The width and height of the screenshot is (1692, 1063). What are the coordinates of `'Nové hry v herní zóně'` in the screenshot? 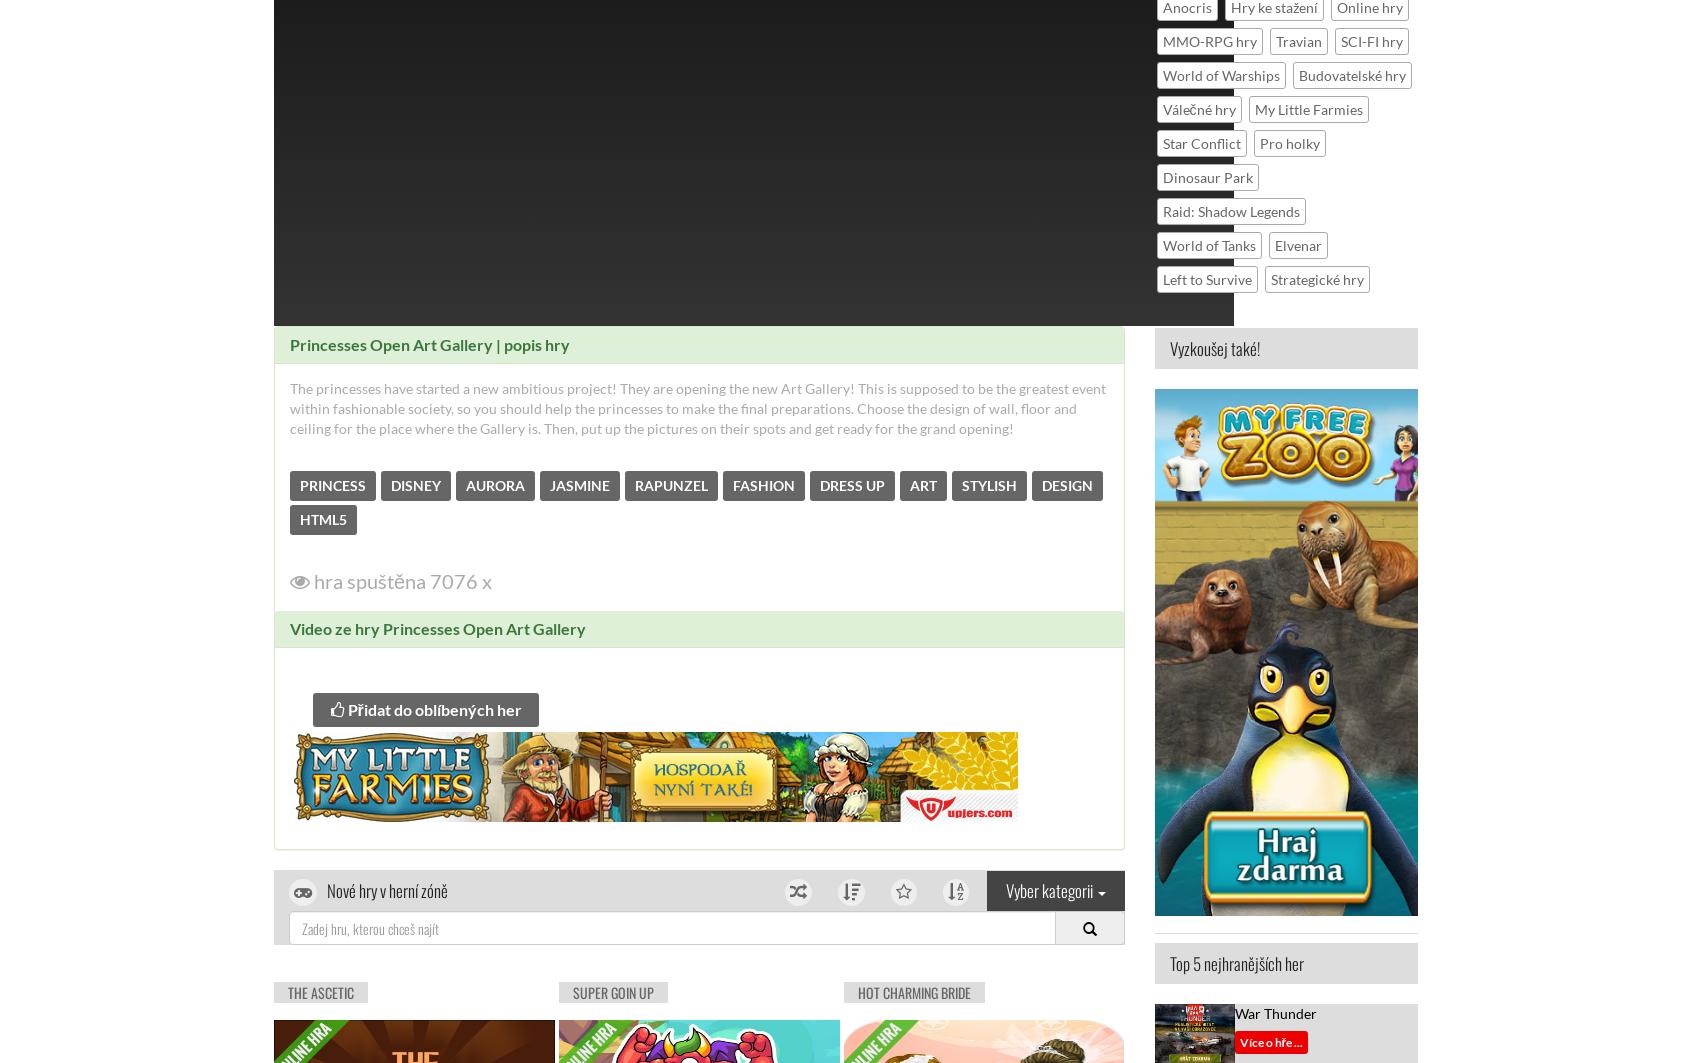 It's located at (387, 889).